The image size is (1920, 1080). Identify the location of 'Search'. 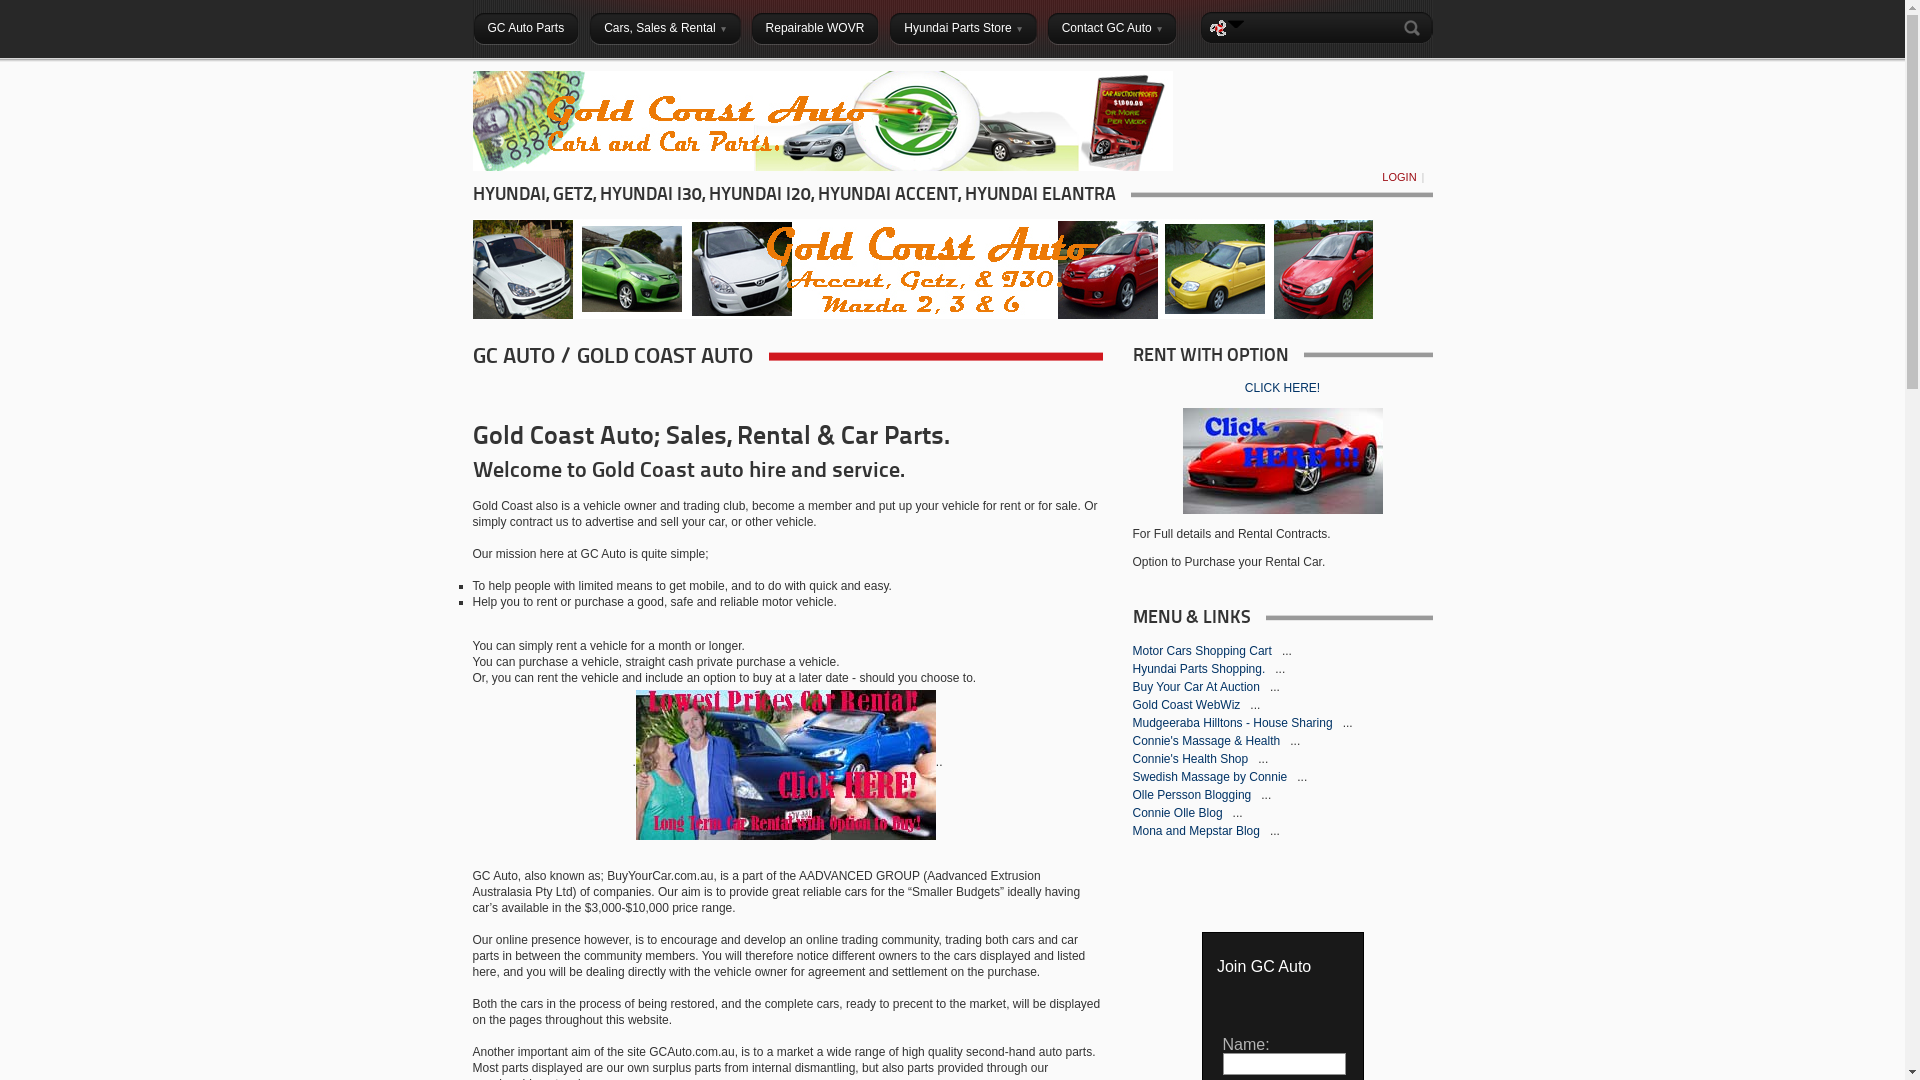
(1414, 27).